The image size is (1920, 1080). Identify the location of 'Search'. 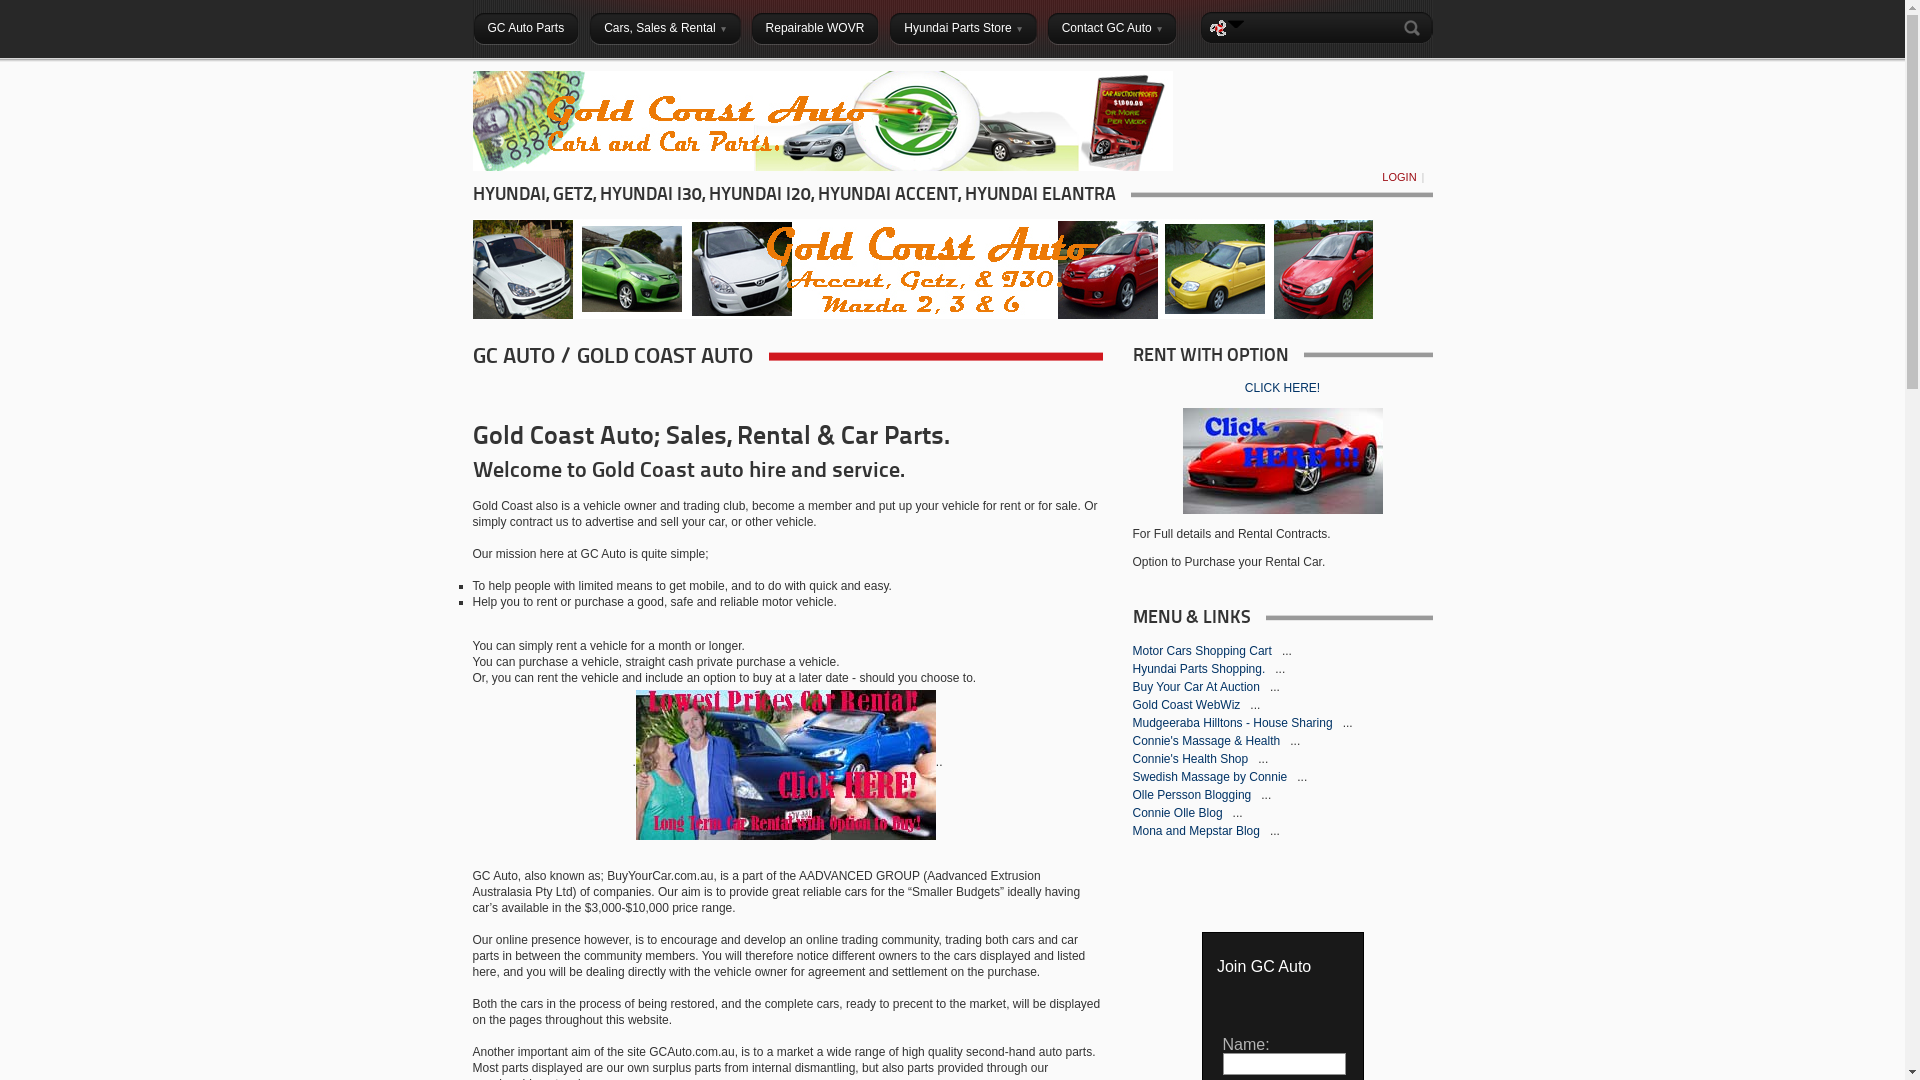
(1414, 27).